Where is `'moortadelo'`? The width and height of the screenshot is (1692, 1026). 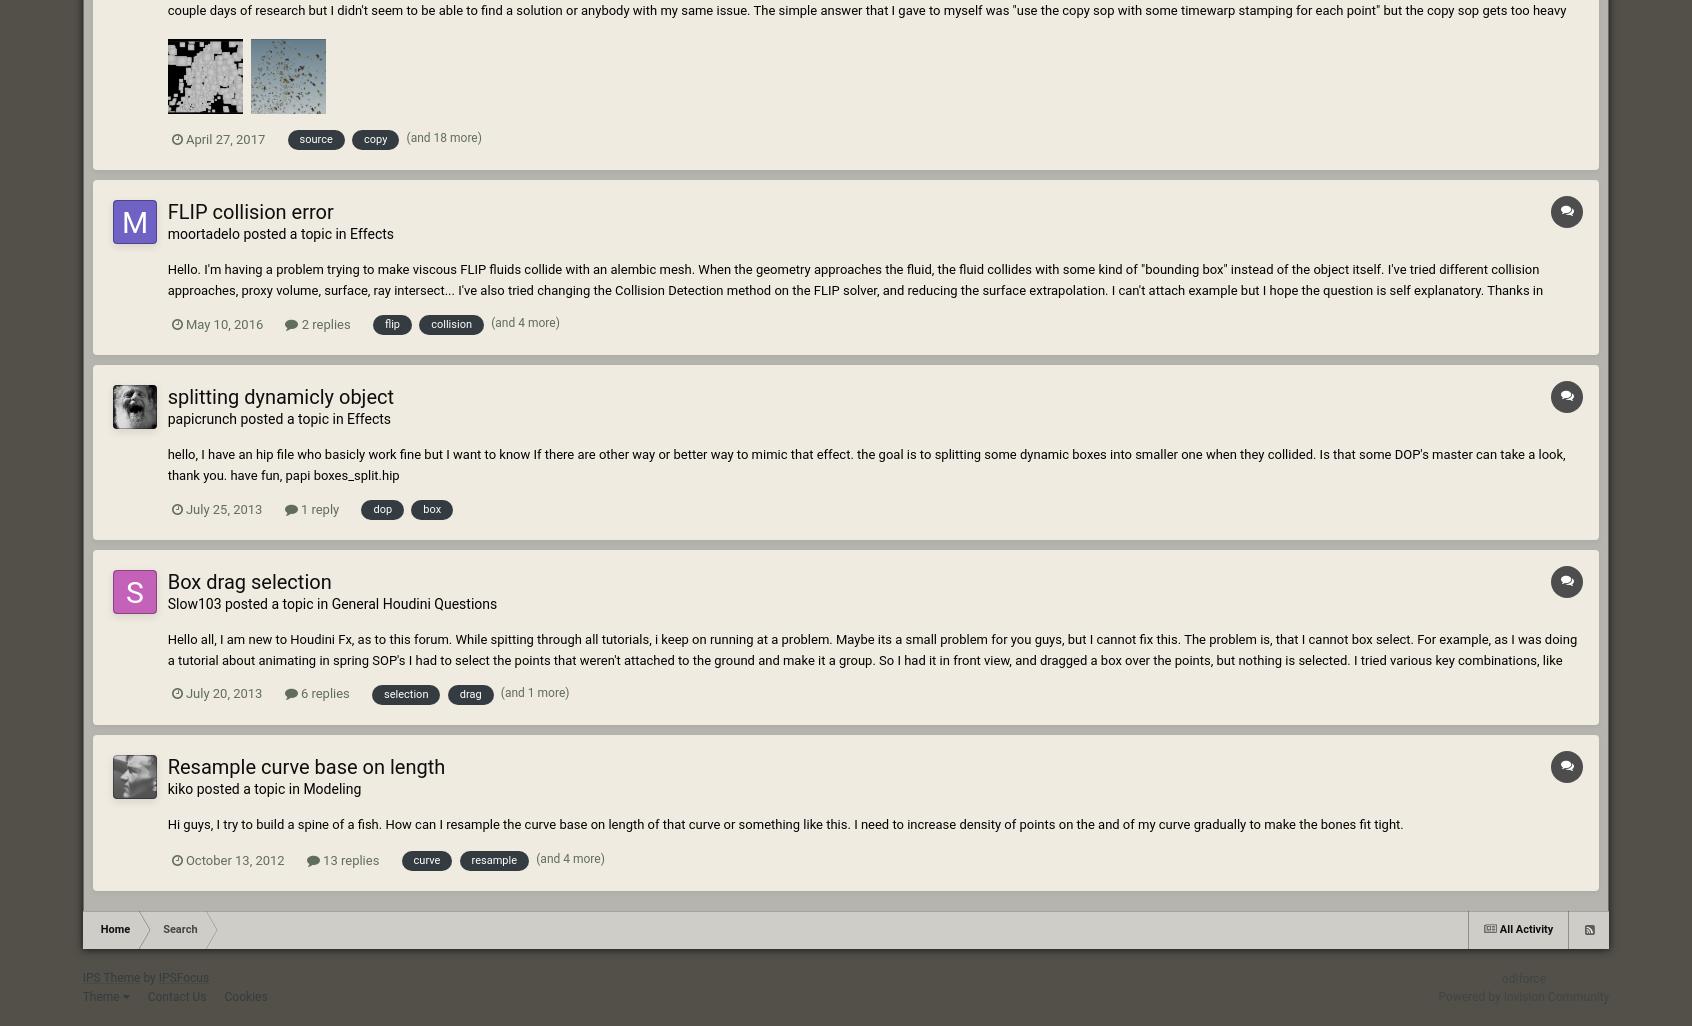
'moortadelo' is located at coordinates (202, 234).